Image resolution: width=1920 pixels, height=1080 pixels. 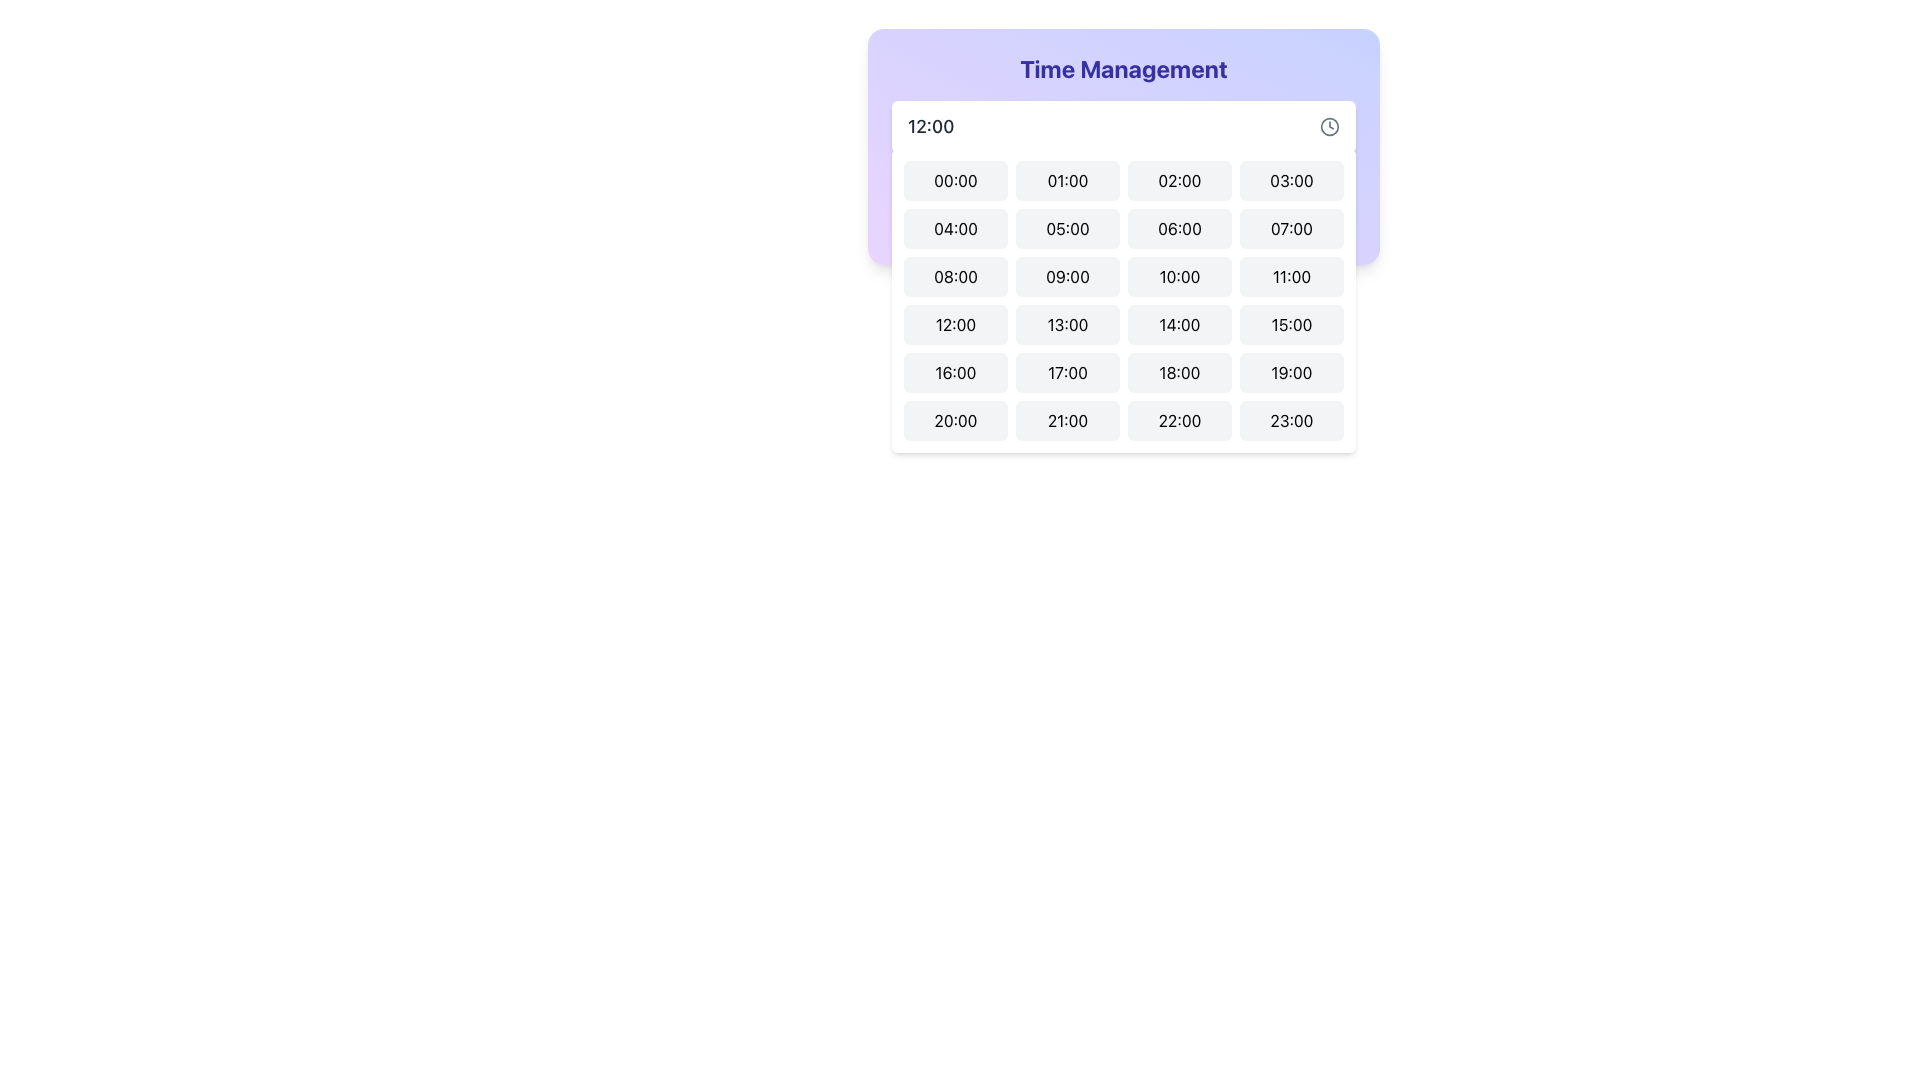 What do you see at coordinates (954, 373) in the screenshot?
I see `the button representing the time '16:00' in the dropdown menu to change its background color` at bounding box center [954, 373].